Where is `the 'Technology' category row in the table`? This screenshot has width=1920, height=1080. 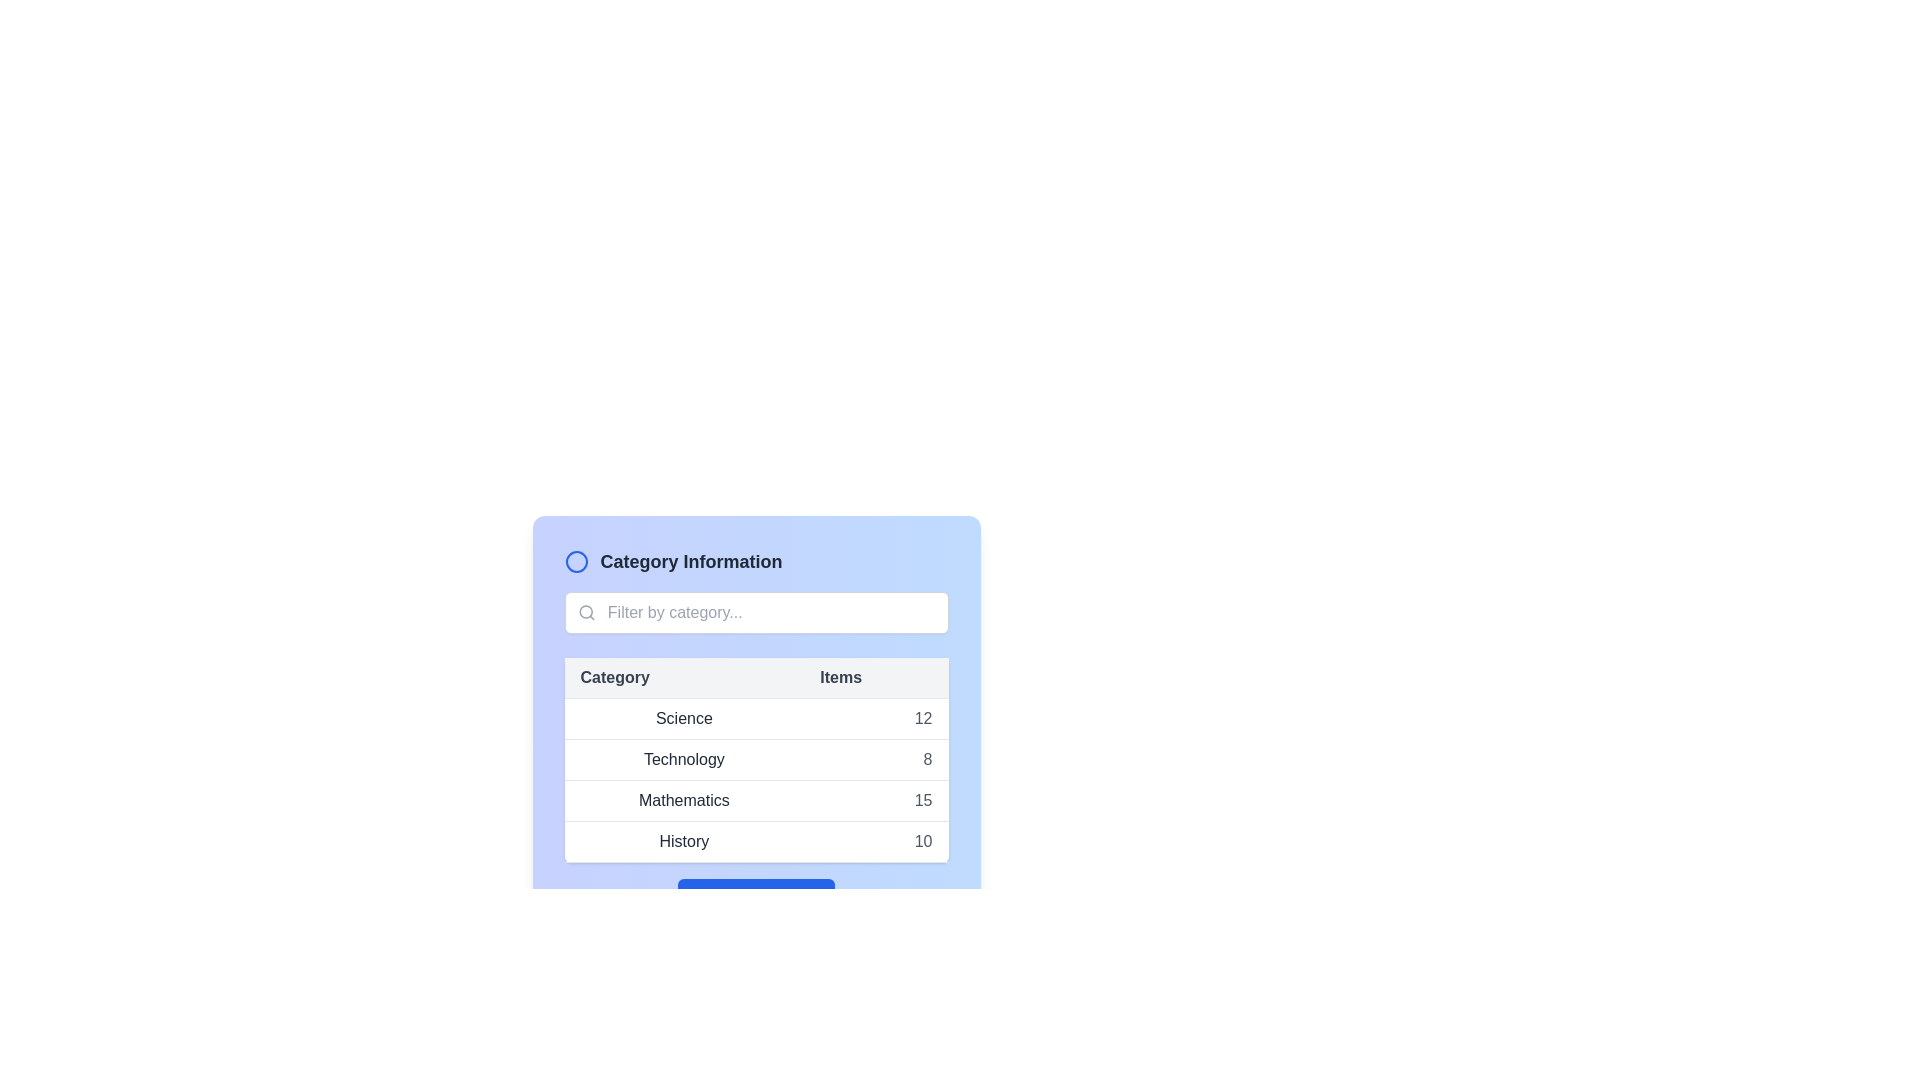 the 'Technology' category row in the table is located at coordinates (755, 759).